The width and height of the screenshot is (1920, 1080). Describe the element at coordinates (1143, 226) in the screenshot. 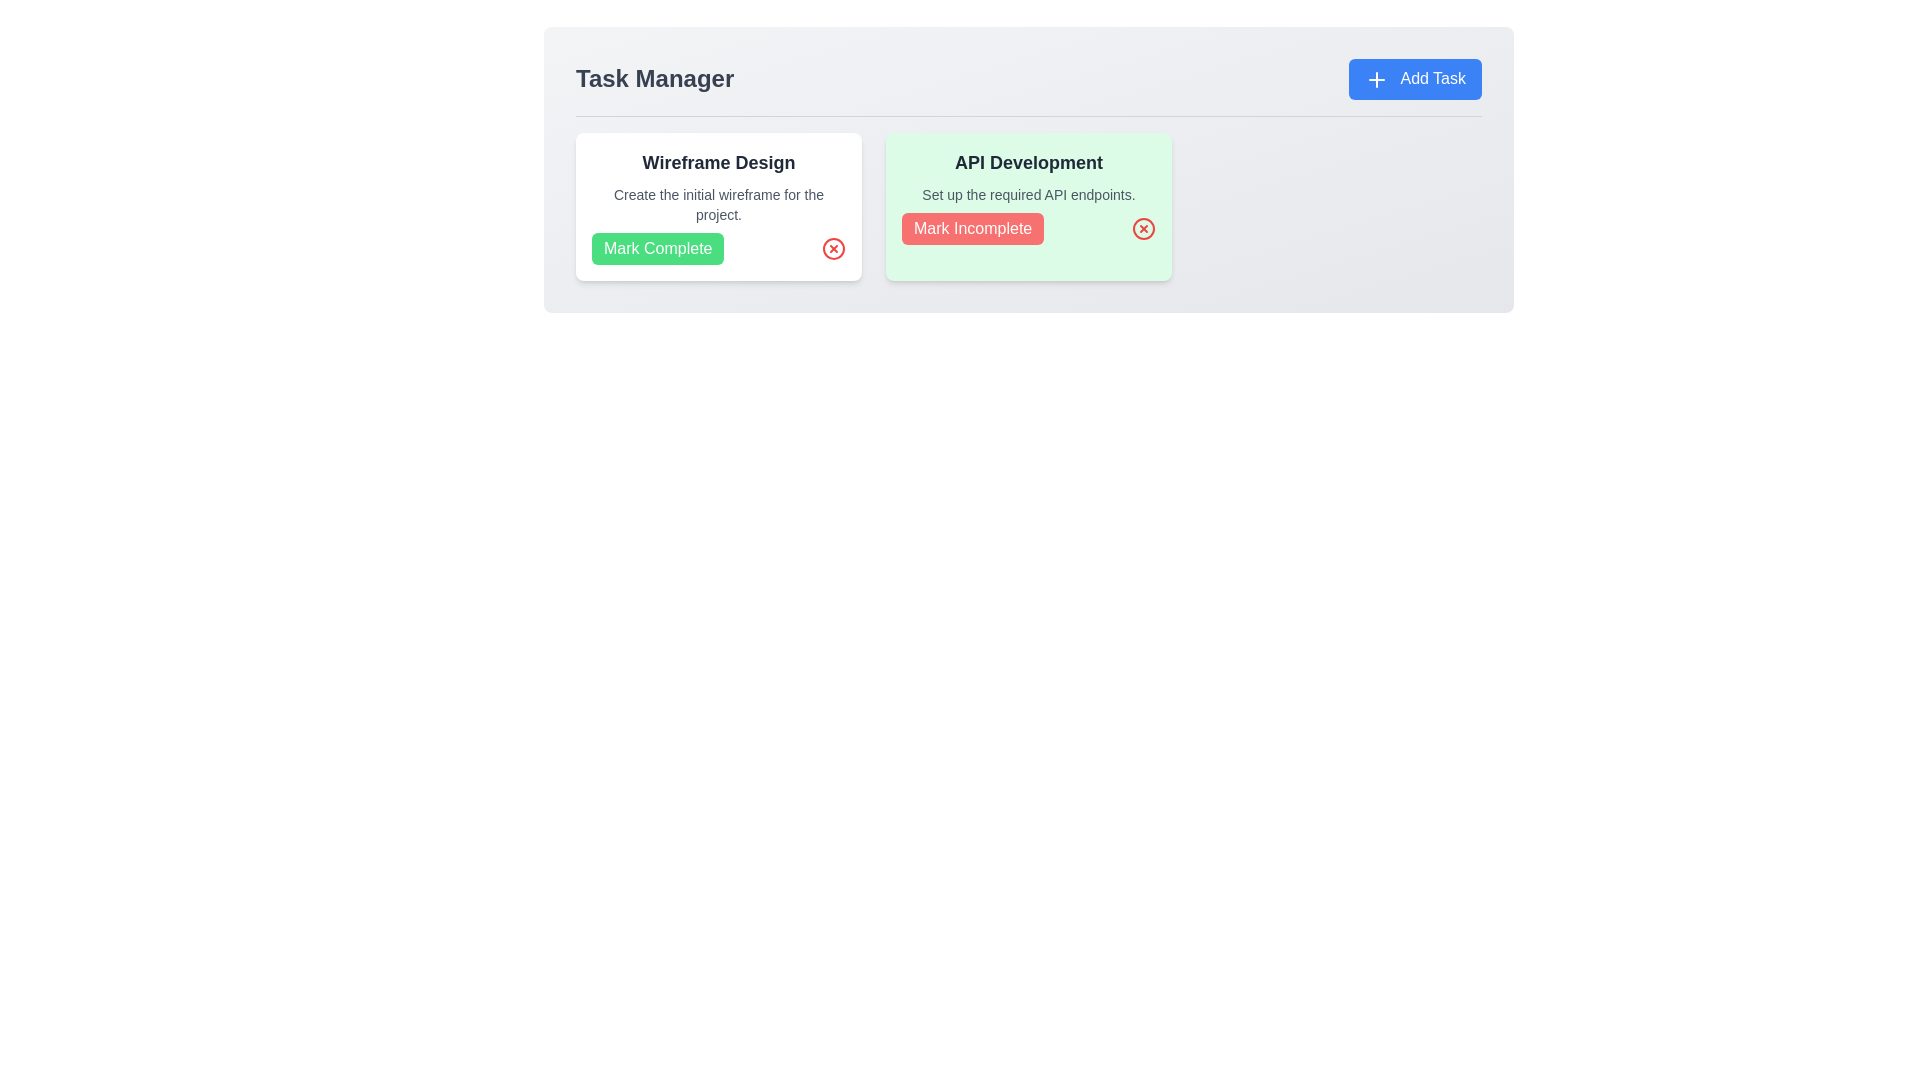

I see `the delete or remove button located in the 'API Development' task card towards the top-right corner, directly to the right of the 'Mark Incomplete' button` at that location.